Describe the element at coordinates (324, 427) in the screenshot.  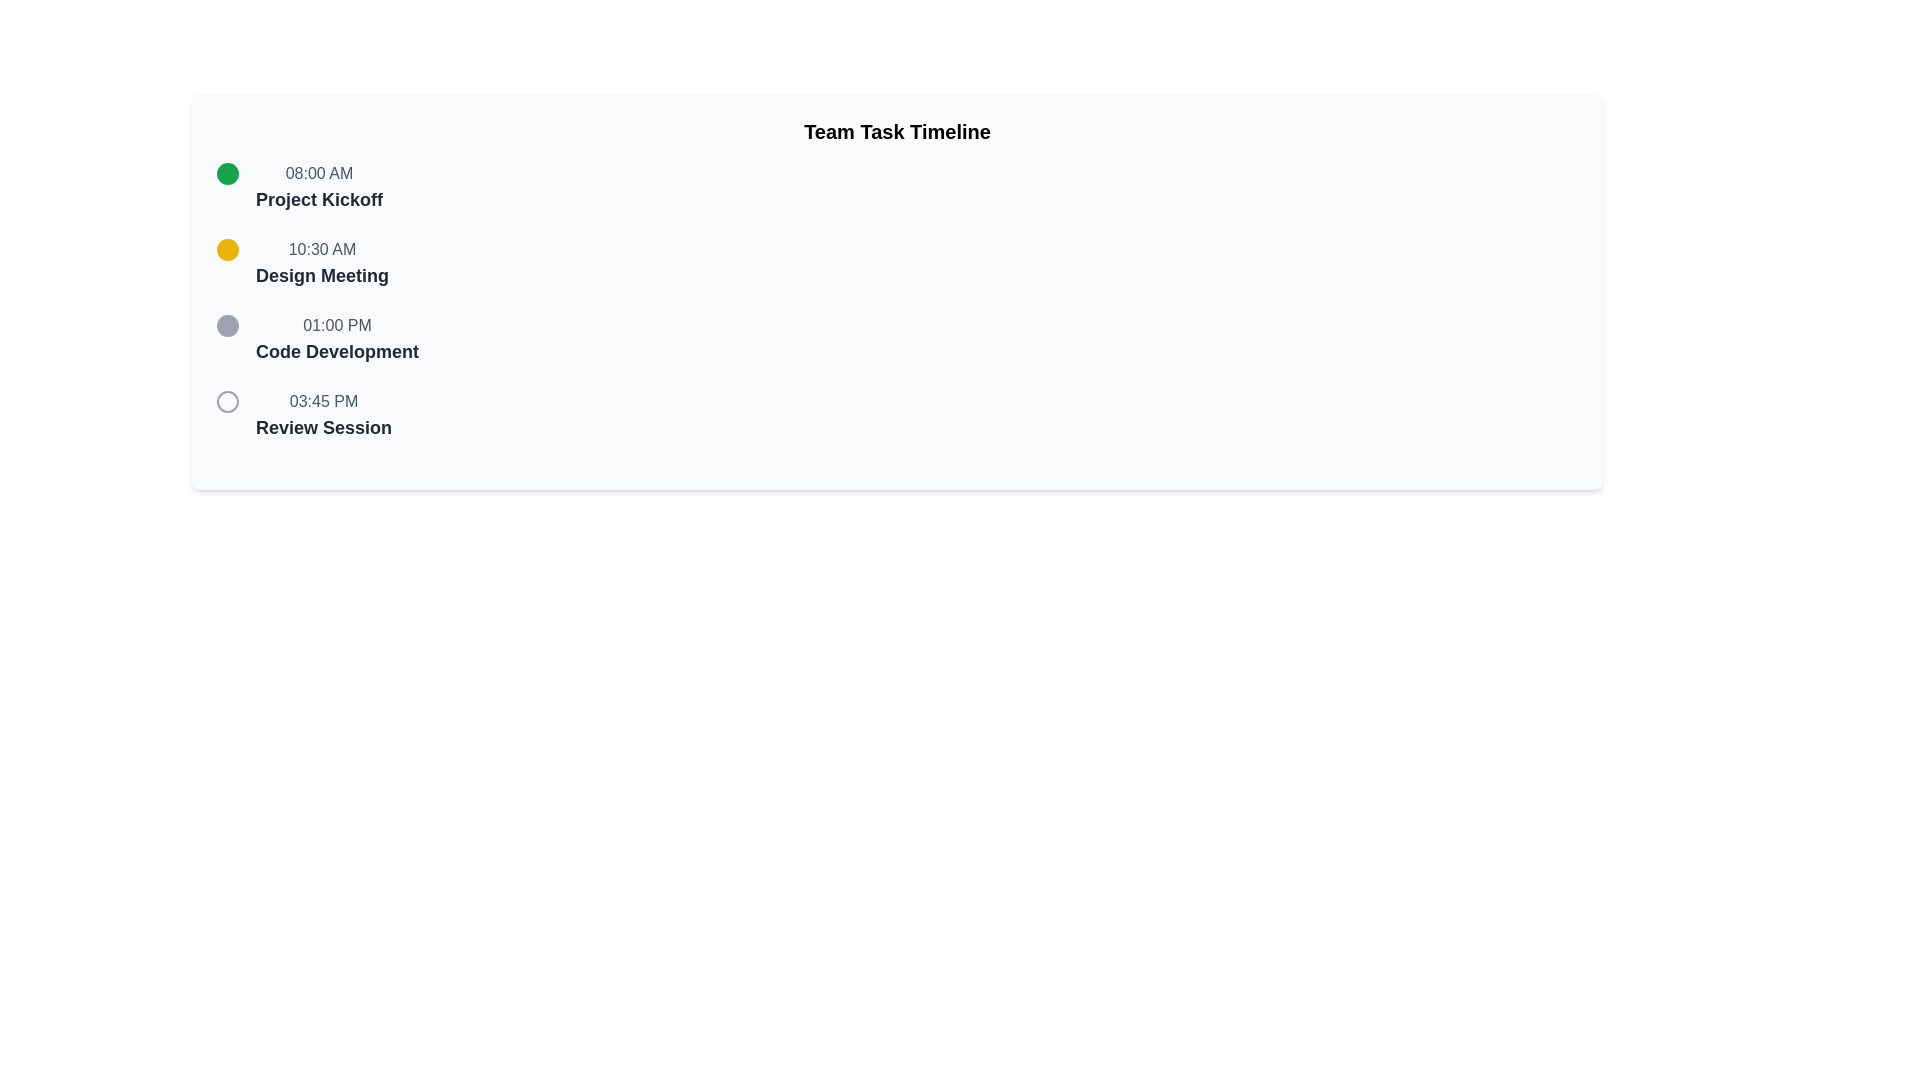
I see `'Review Session' text label located in the fourth section of the timeline list, below the '03:45 PM' timestamp and aligned to the right of the circular marker` at that location.